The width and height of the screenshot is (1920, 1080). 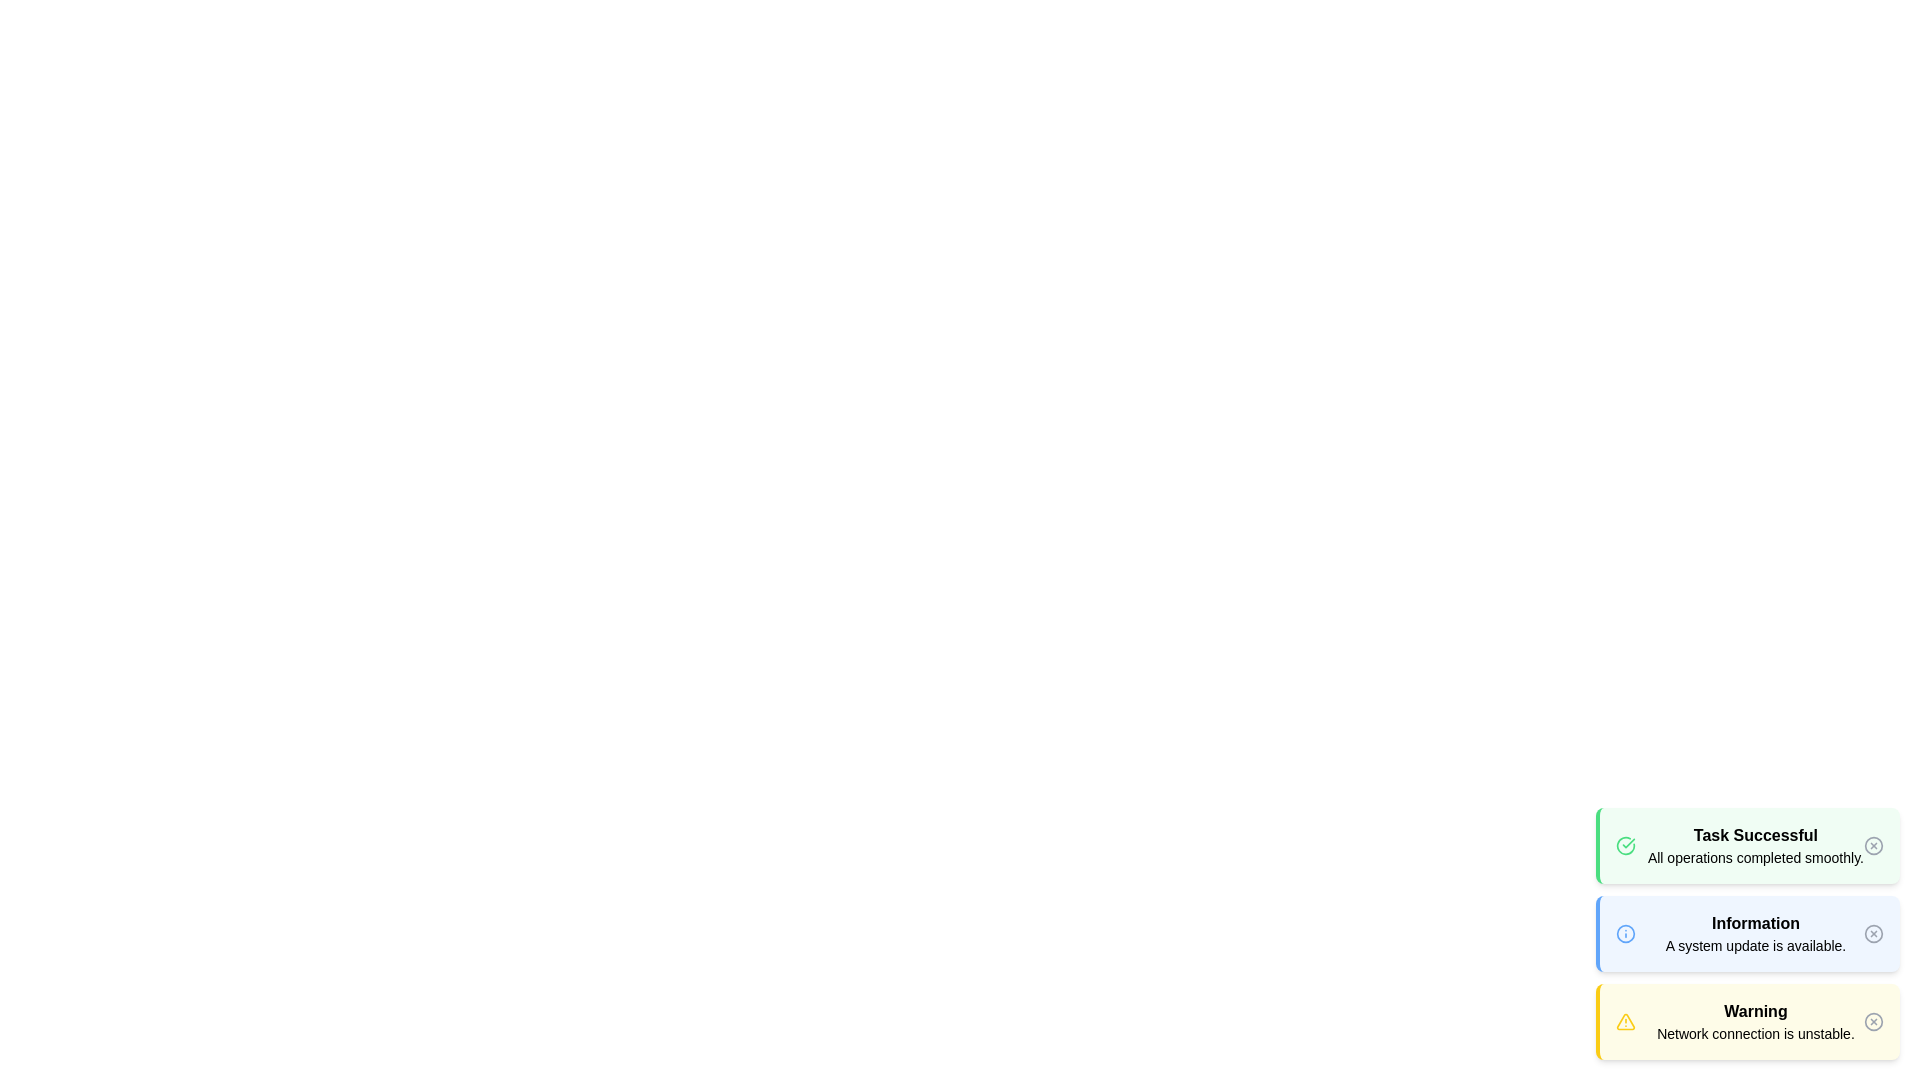 What do you see at coordinates (1746, 845) in the screenshot?
I see `the alert with the type success` at bounding box center [1746, 845].